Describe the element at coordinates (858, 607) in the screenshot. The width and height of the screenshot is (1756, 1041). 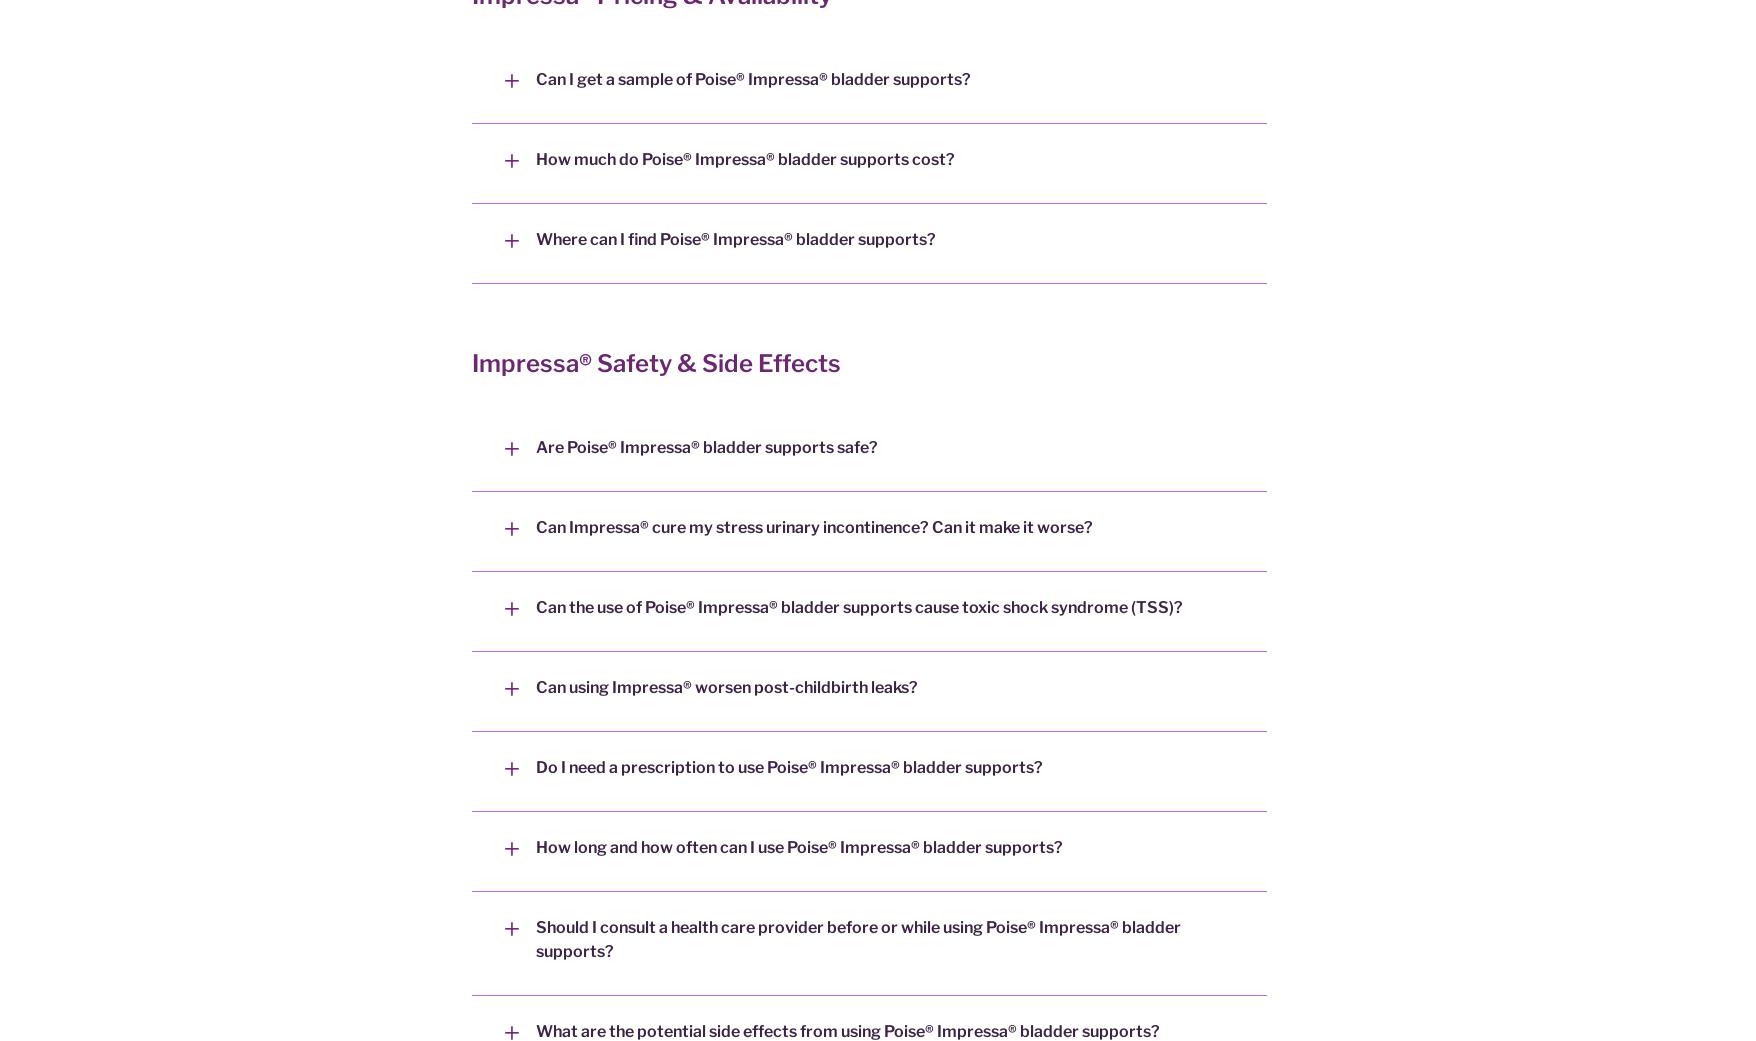
I see `'Can the use of Poise® Impressa® bladder supports cause toxic shock syndrome (TSS)?'` at that location.